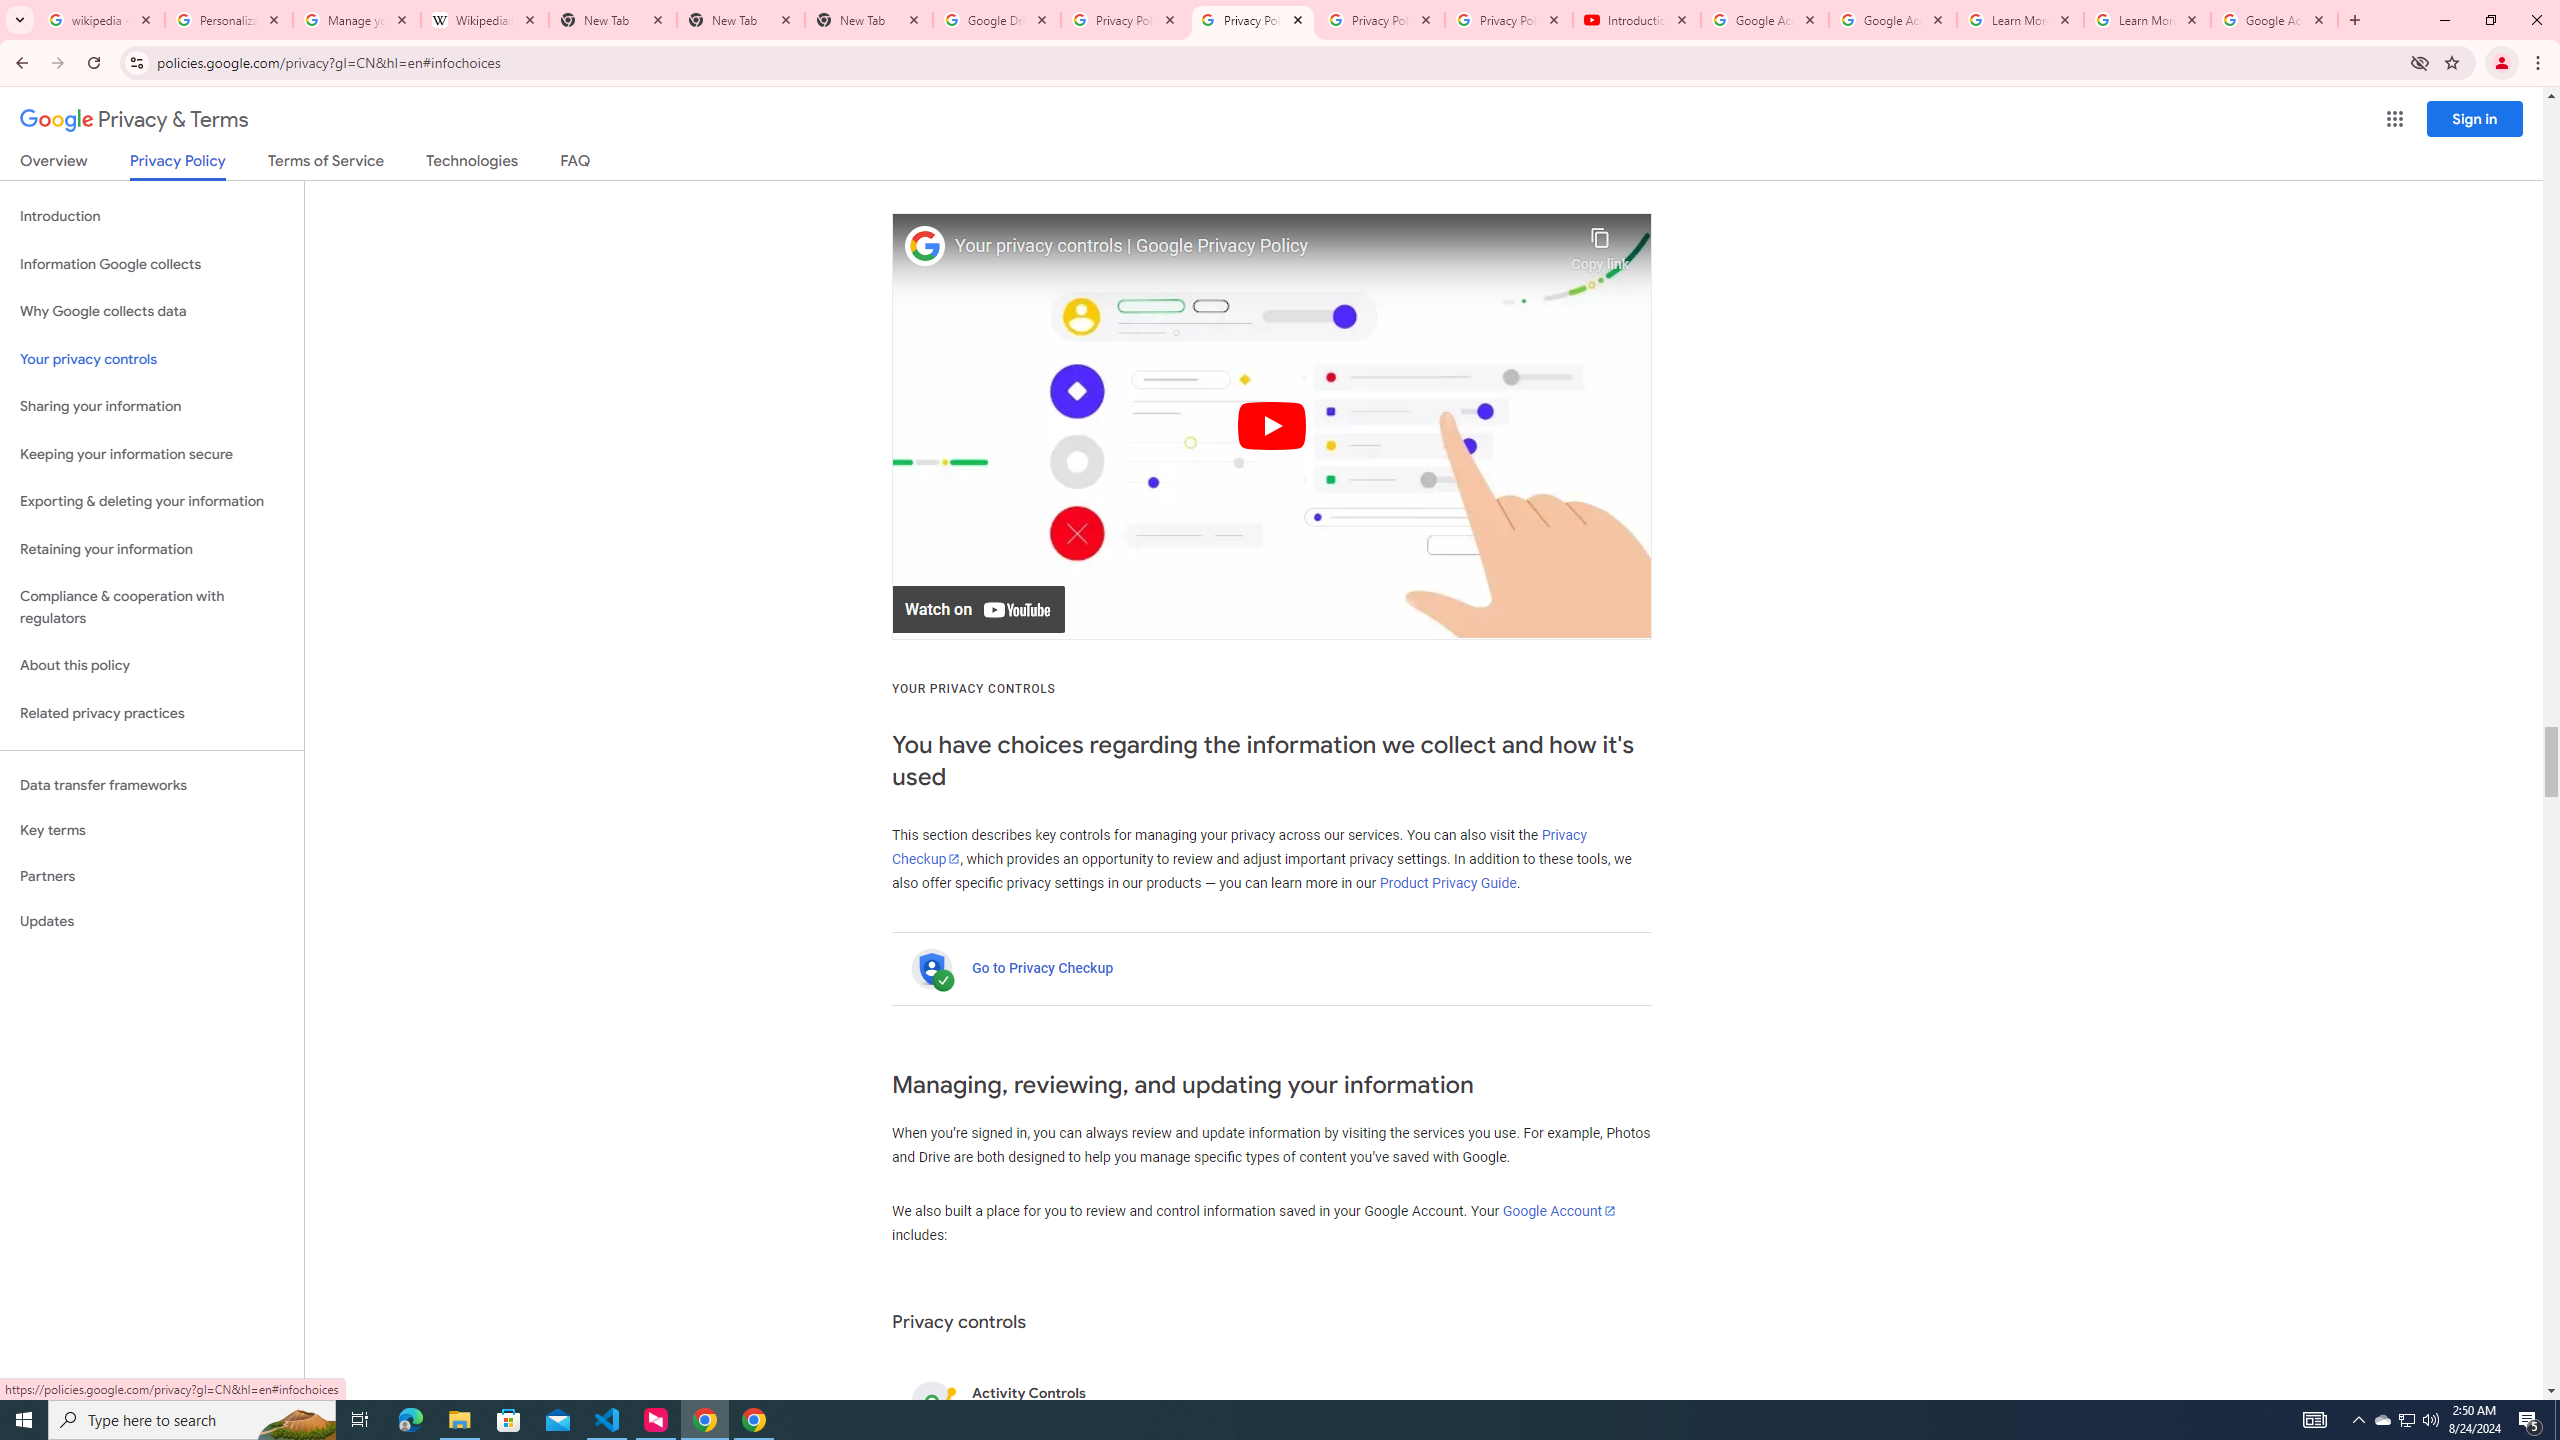 The width and height of the screenshot is (2560, 1440). What do you see at coordinates (575, 164) in the screenshot?
I see `'FAQ'` at bounding box center [575, 164].